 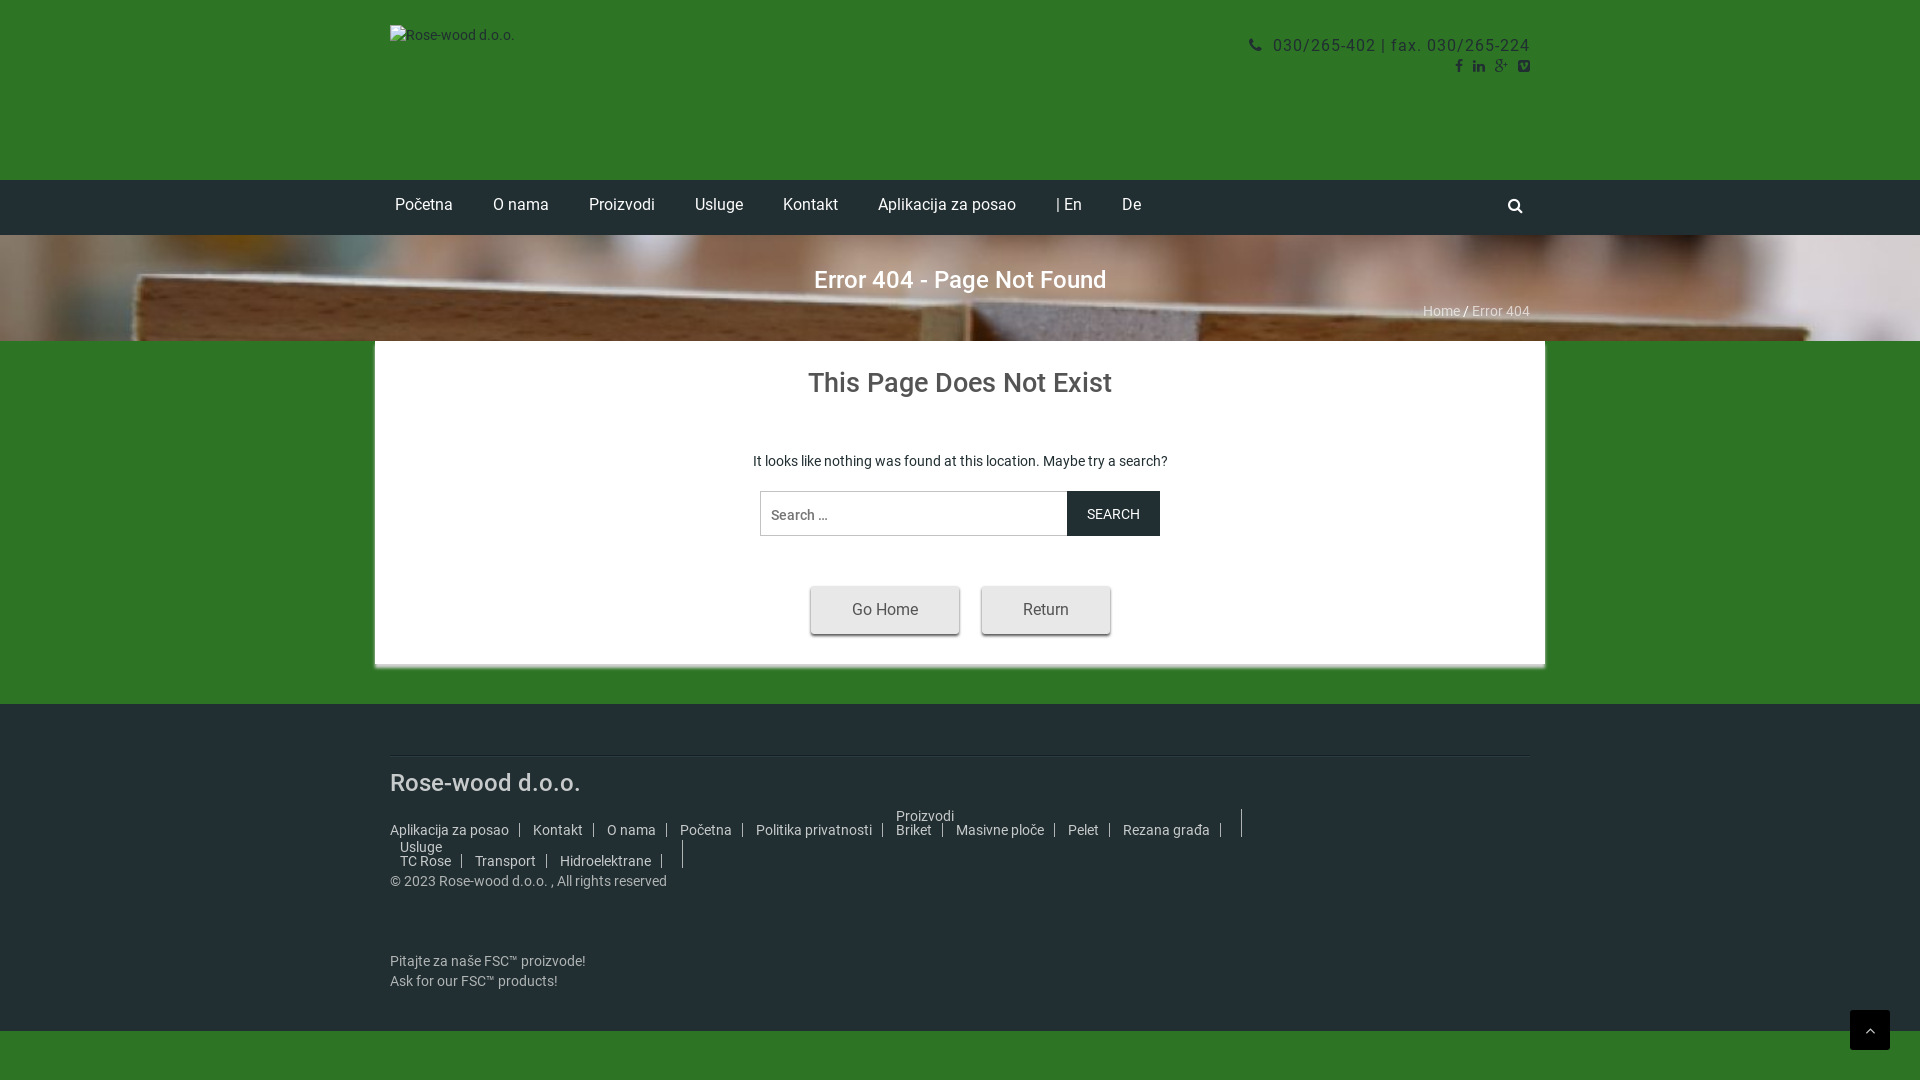 I want to click on '030/265-402 | fax. 030/265-224', so click(x=1388, y=45).